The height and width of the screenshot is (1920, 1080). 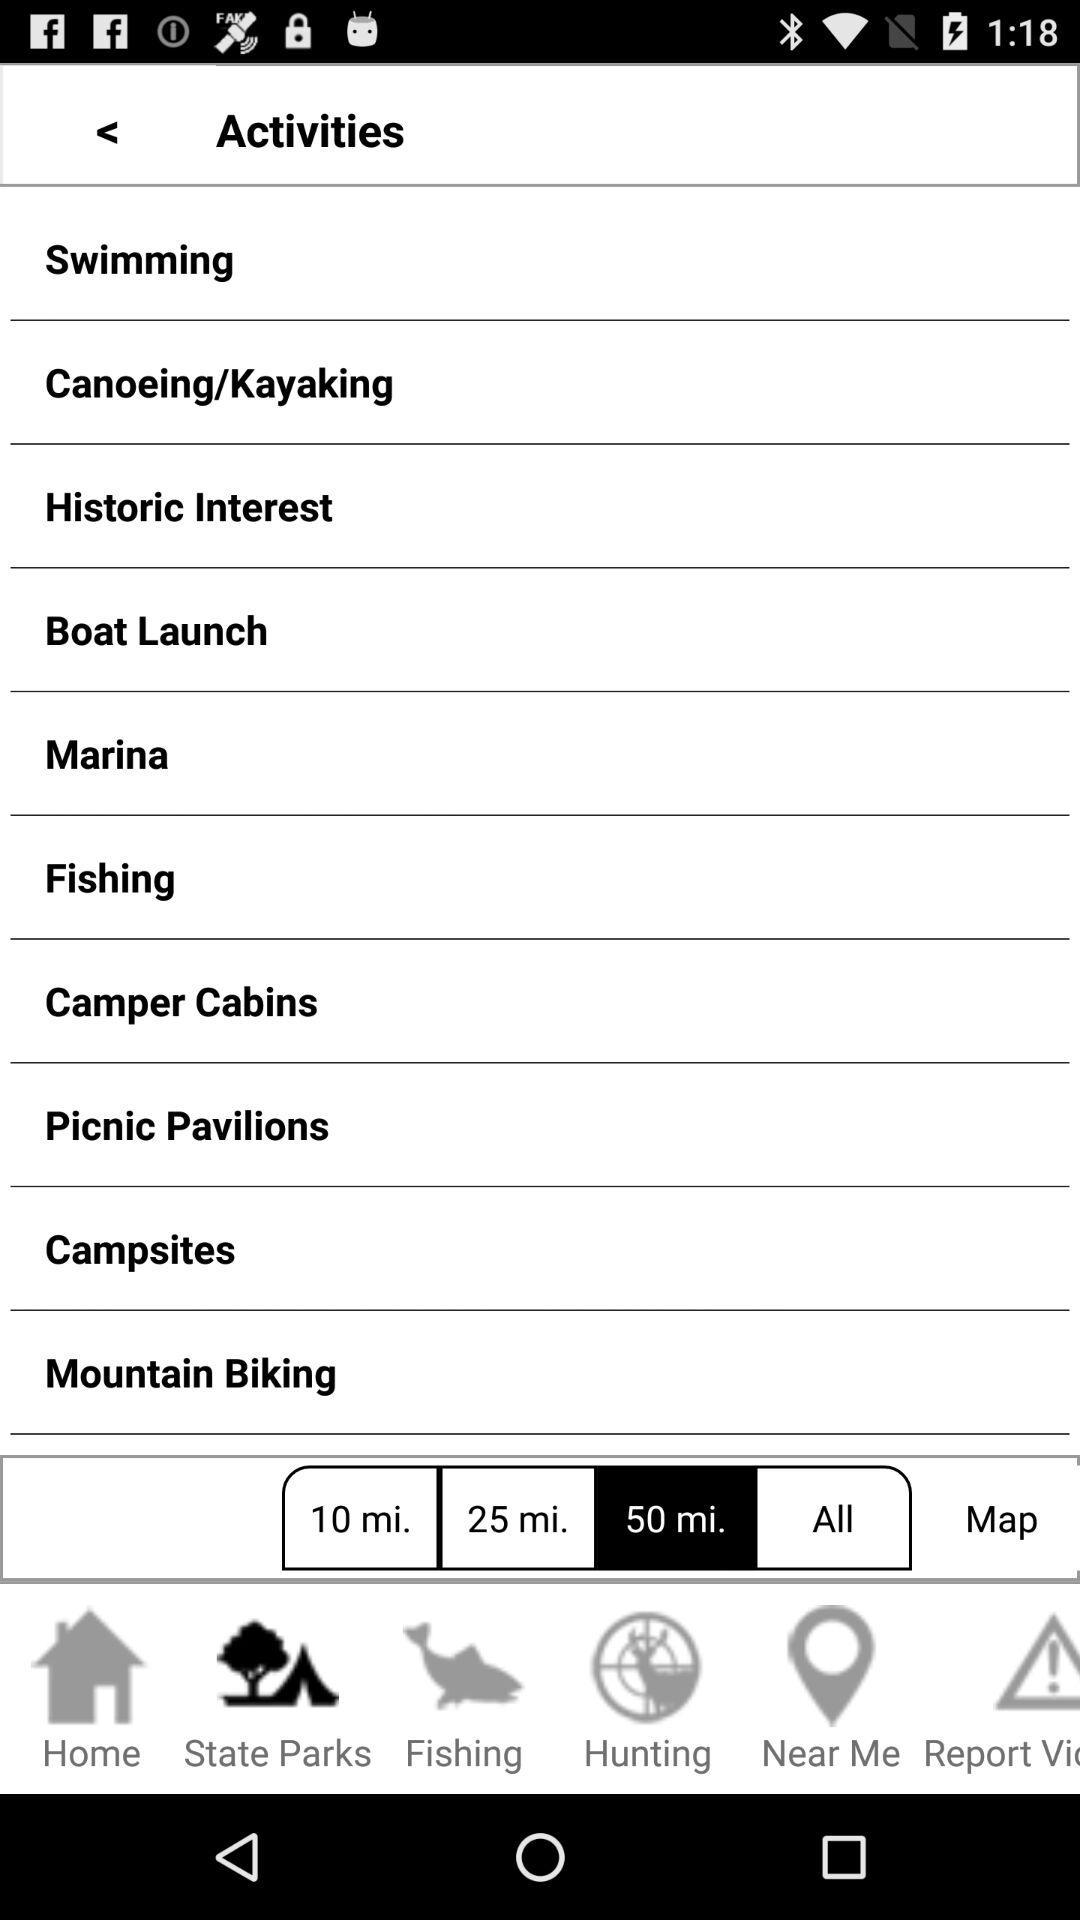 What do you see at coordinates (1001, 1689) in the screenshot?
I see `icon to the right of near me item` at bounding box center [1001, 1689].